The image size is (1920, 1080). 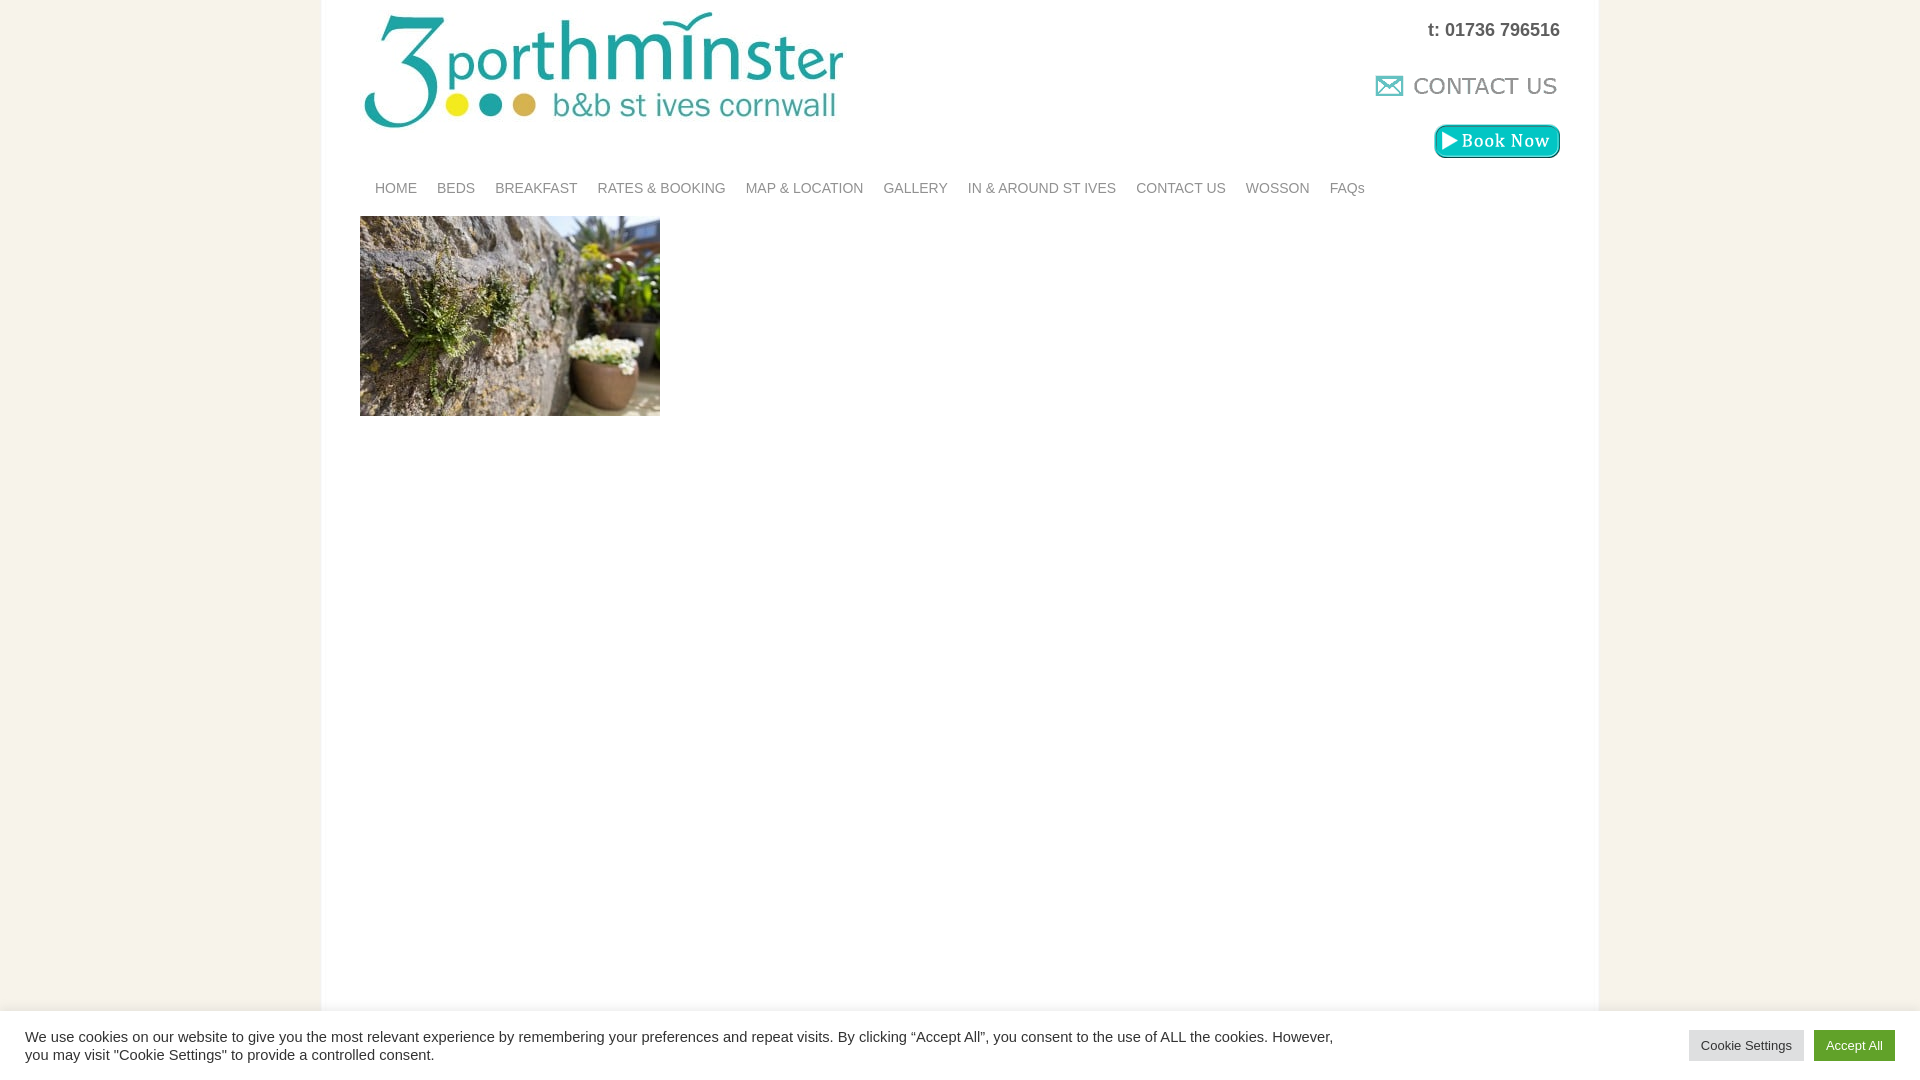 What do you see at coordinates (1688, 1044) in the screenshot?
I see `'Cookie Settings'` at bounding box center [1688, 1044].